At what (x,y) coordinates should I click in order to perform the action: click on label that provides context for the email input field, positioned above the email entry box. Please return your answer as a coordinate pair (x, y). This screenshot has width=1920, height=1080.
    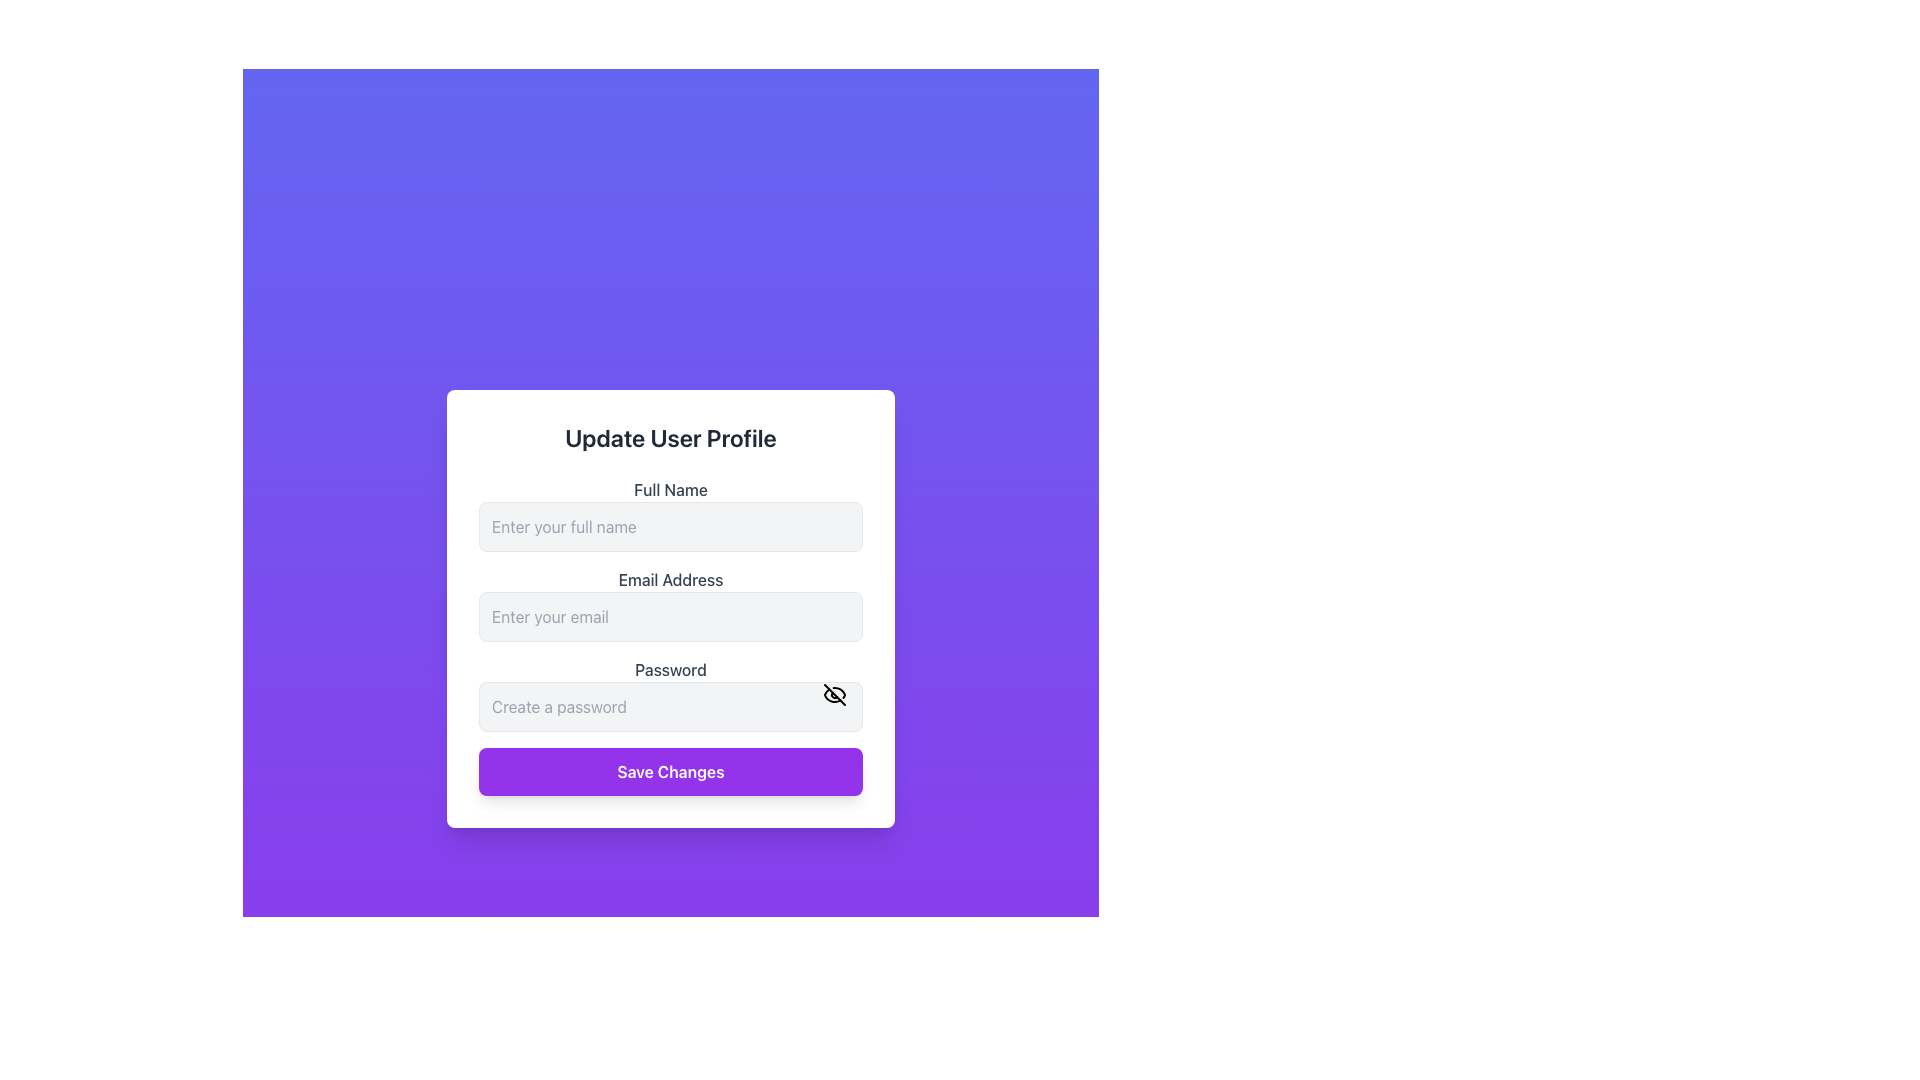
    Looking at the image, I should click on (671, 579).